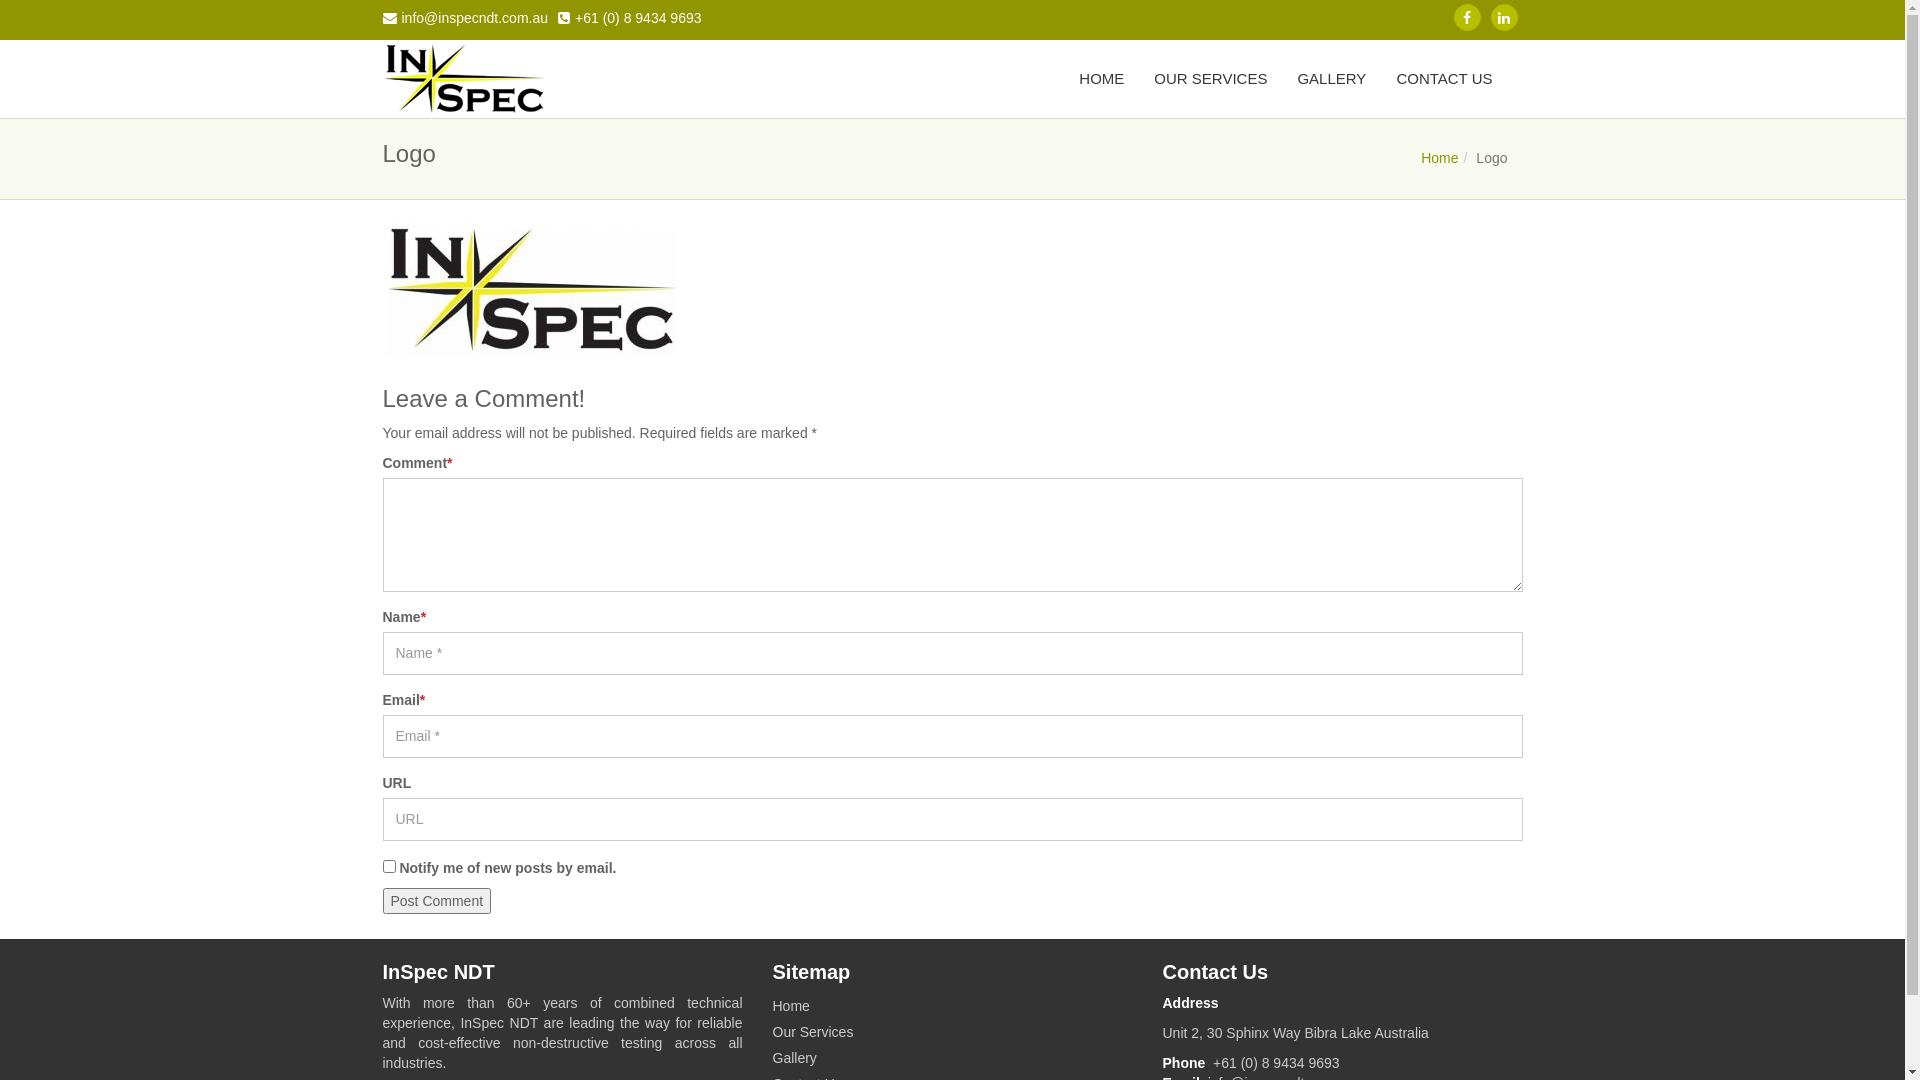  Describe the element at coordinates (1100, 77) in the screenshot. I see `'HOME'` at that location.